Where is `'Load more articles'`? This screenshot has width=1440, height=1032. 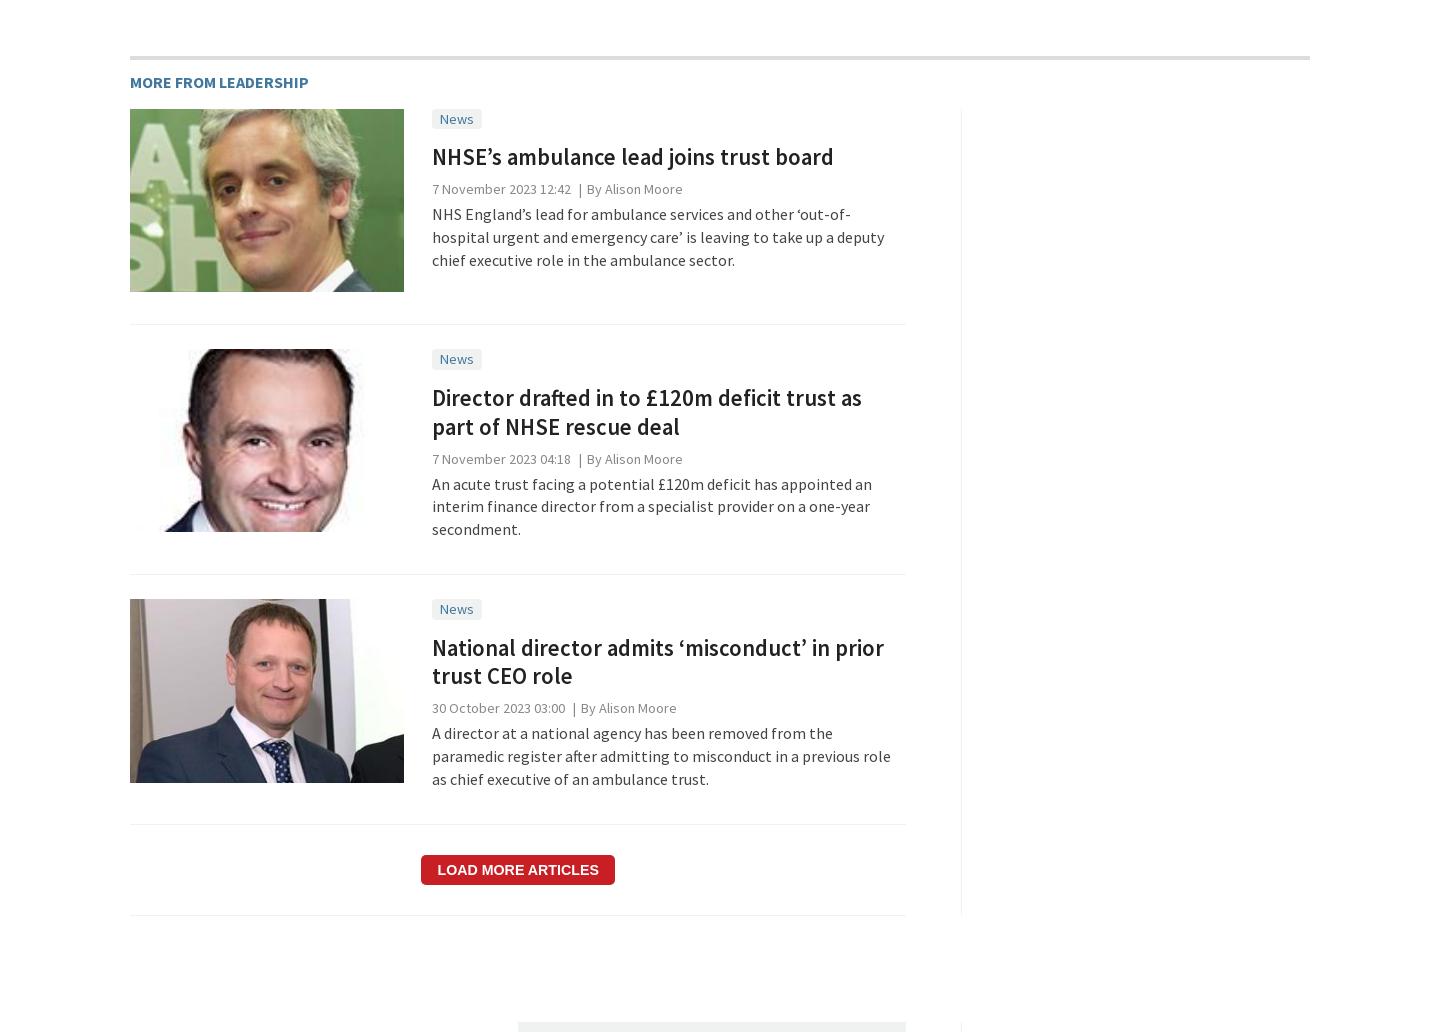 'Load more articles' is located at coordinates (516, 869).